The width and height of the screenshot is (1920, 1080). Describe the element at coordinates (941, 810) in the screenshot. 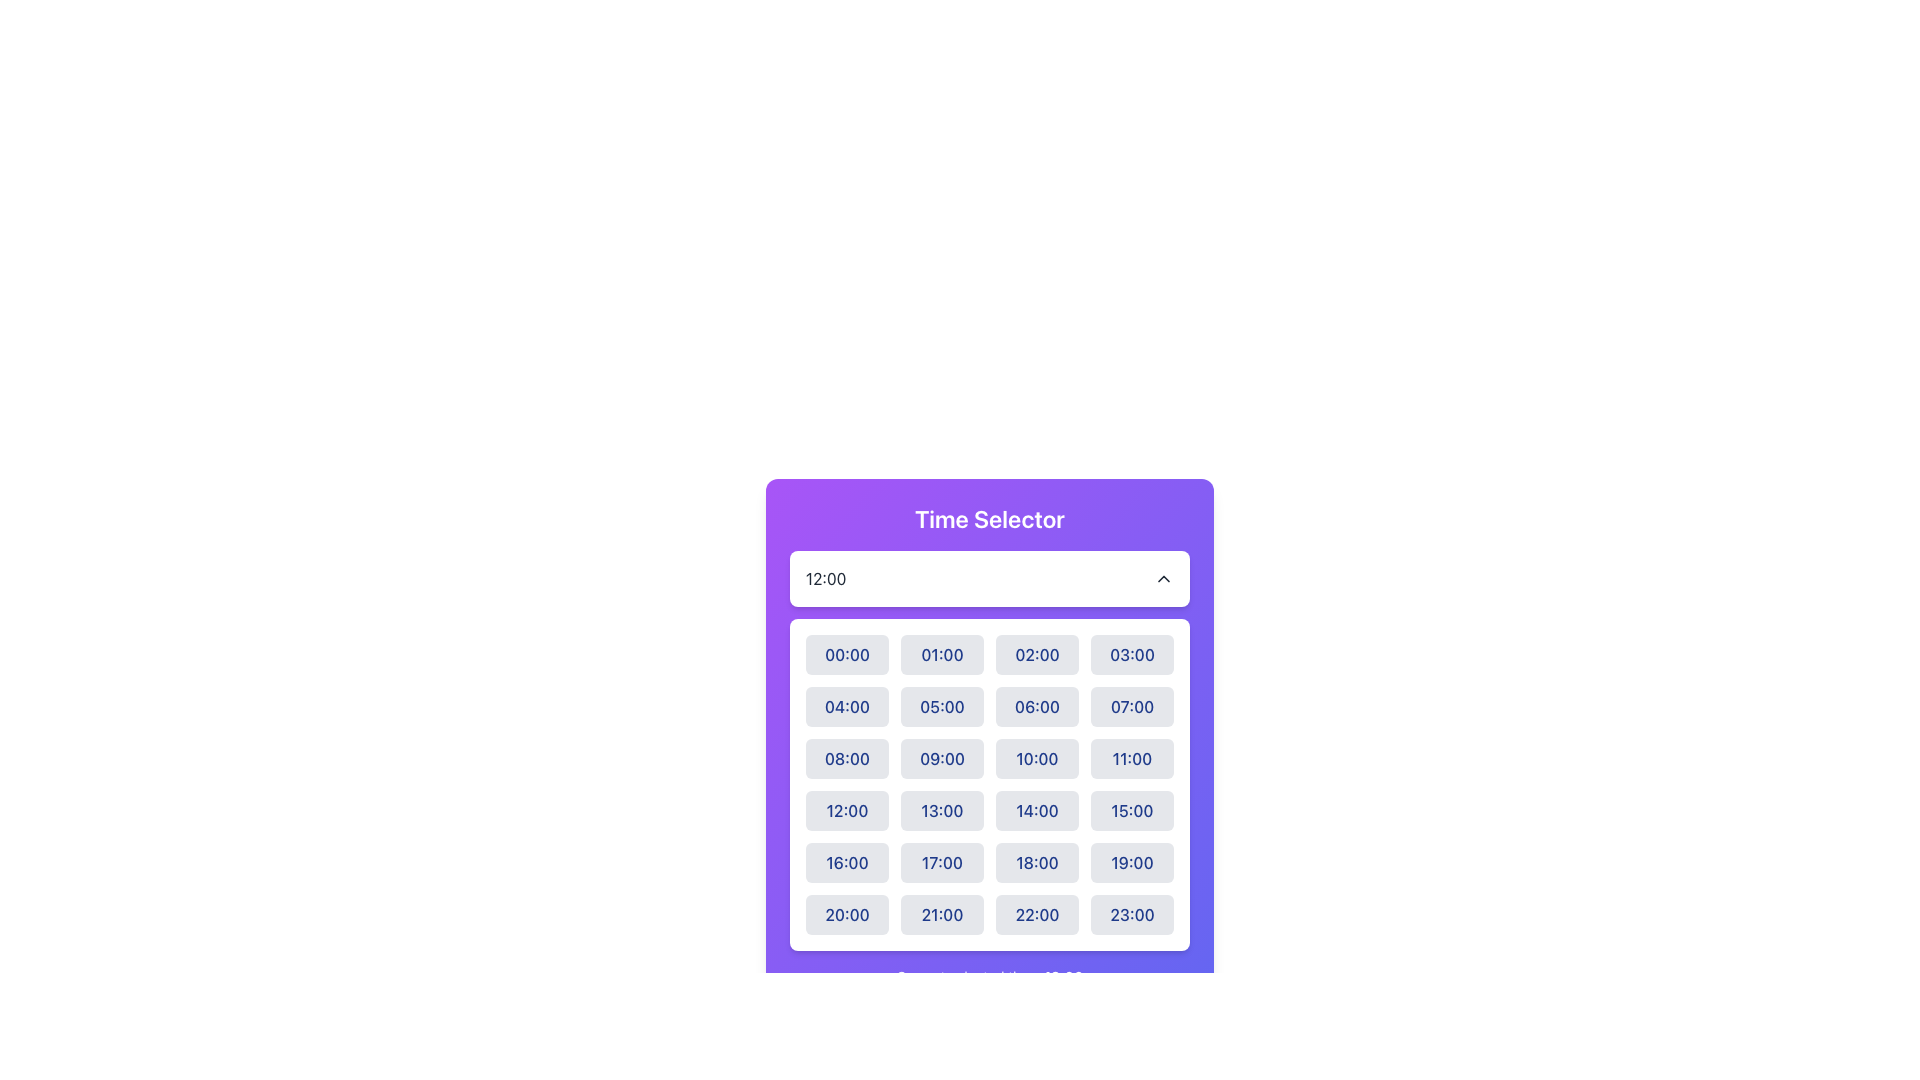

I see `the button in the fourth row and second column of the time selection grid to change its color` at that location.